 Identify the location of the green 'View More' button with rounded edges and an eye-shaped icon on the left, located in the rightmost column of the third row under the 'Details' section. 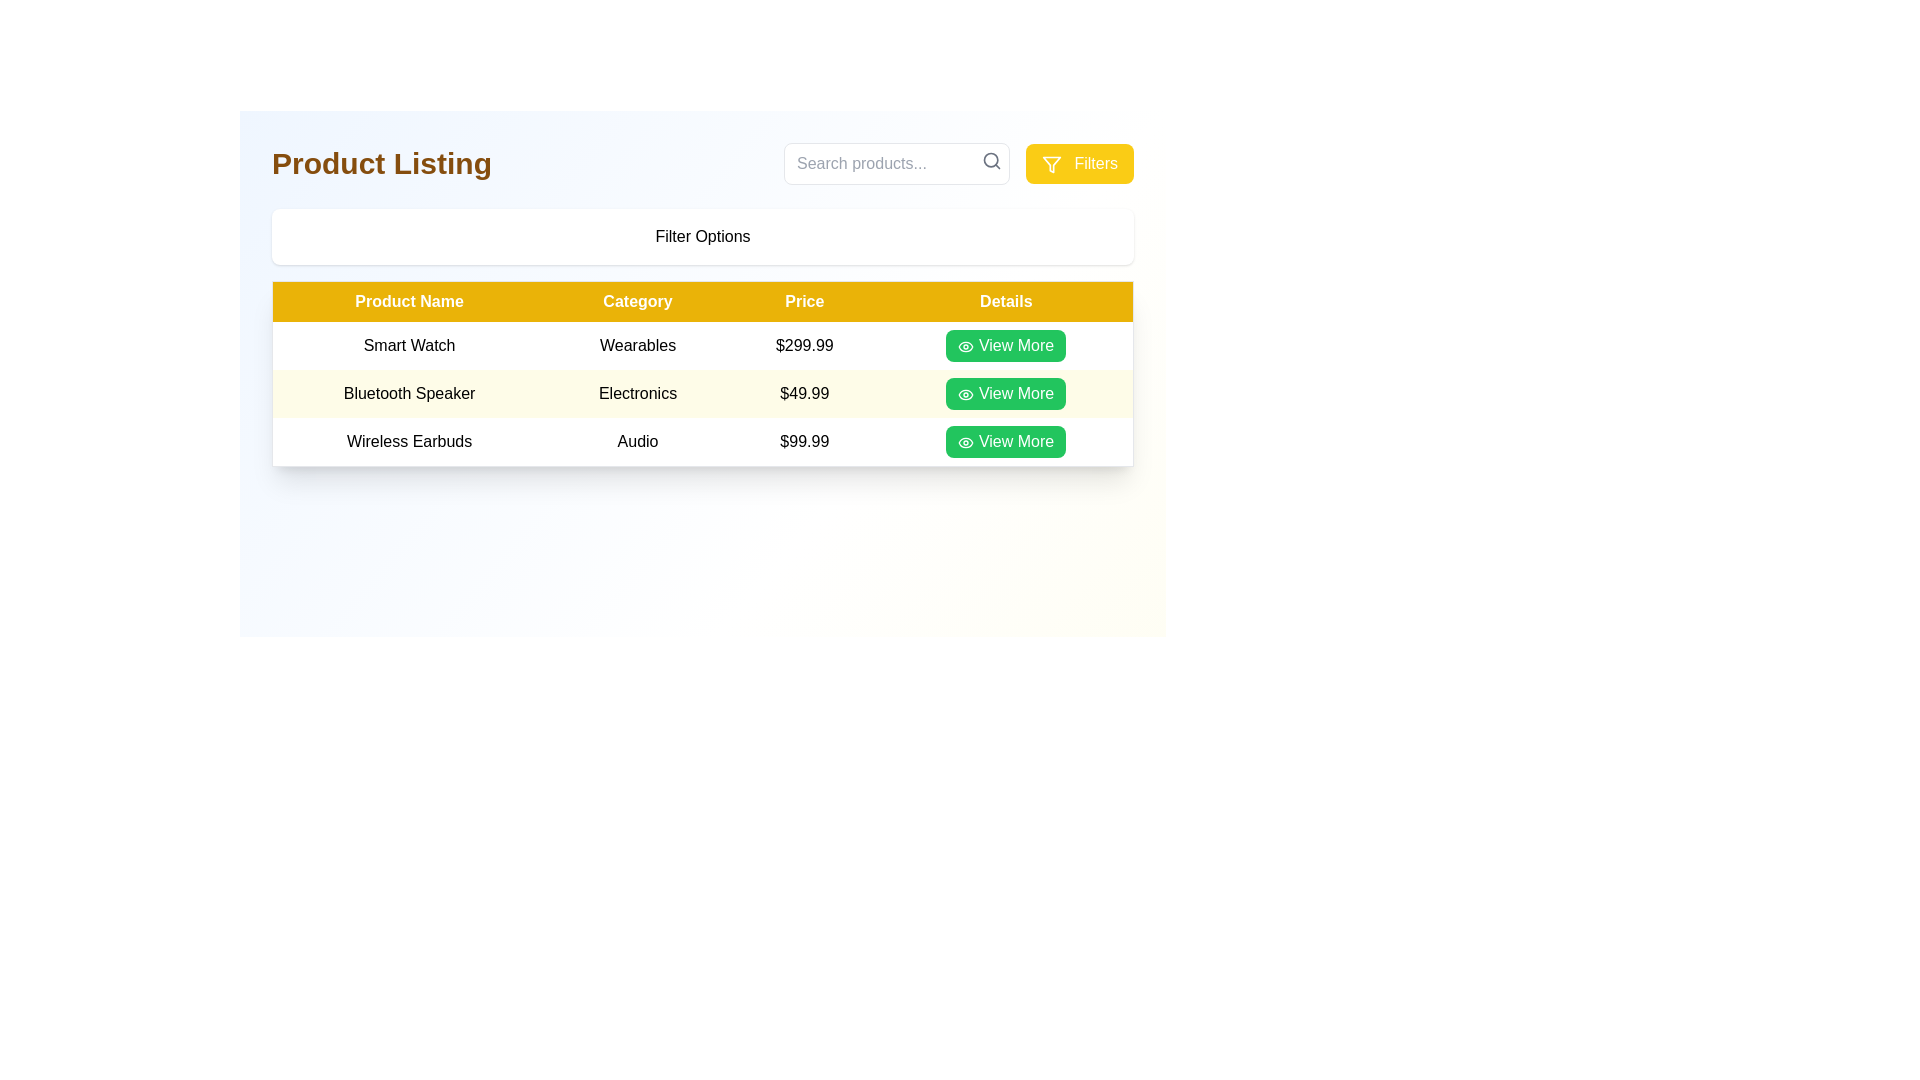
(1006, 441).